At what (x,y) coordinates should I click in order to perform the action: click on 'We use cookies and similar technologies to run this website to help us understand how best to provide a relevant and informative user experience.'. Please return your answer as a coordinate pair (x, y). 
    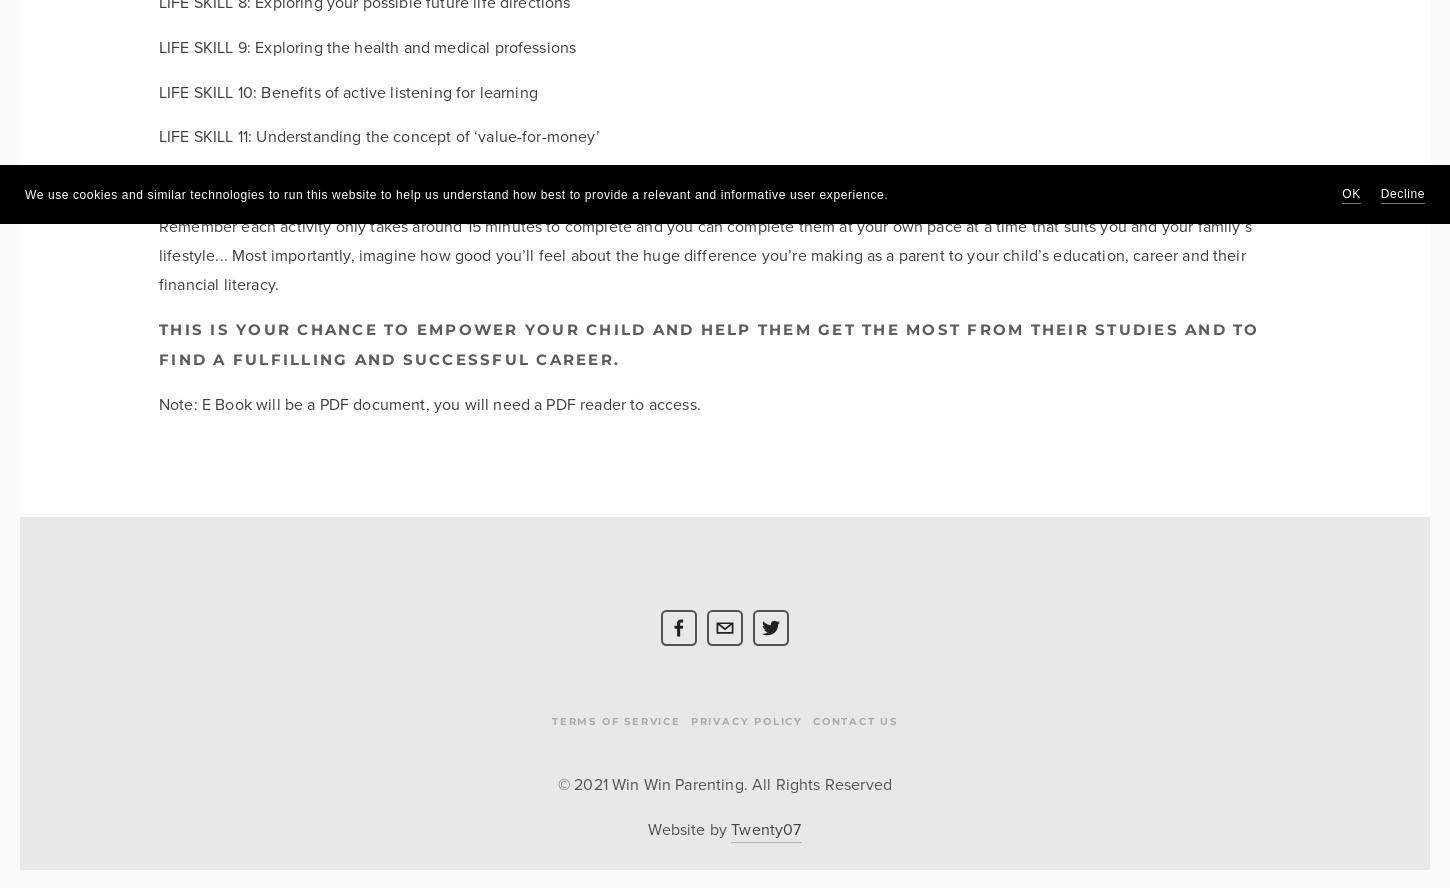
    Looking at the image, I should click on (455, 193).